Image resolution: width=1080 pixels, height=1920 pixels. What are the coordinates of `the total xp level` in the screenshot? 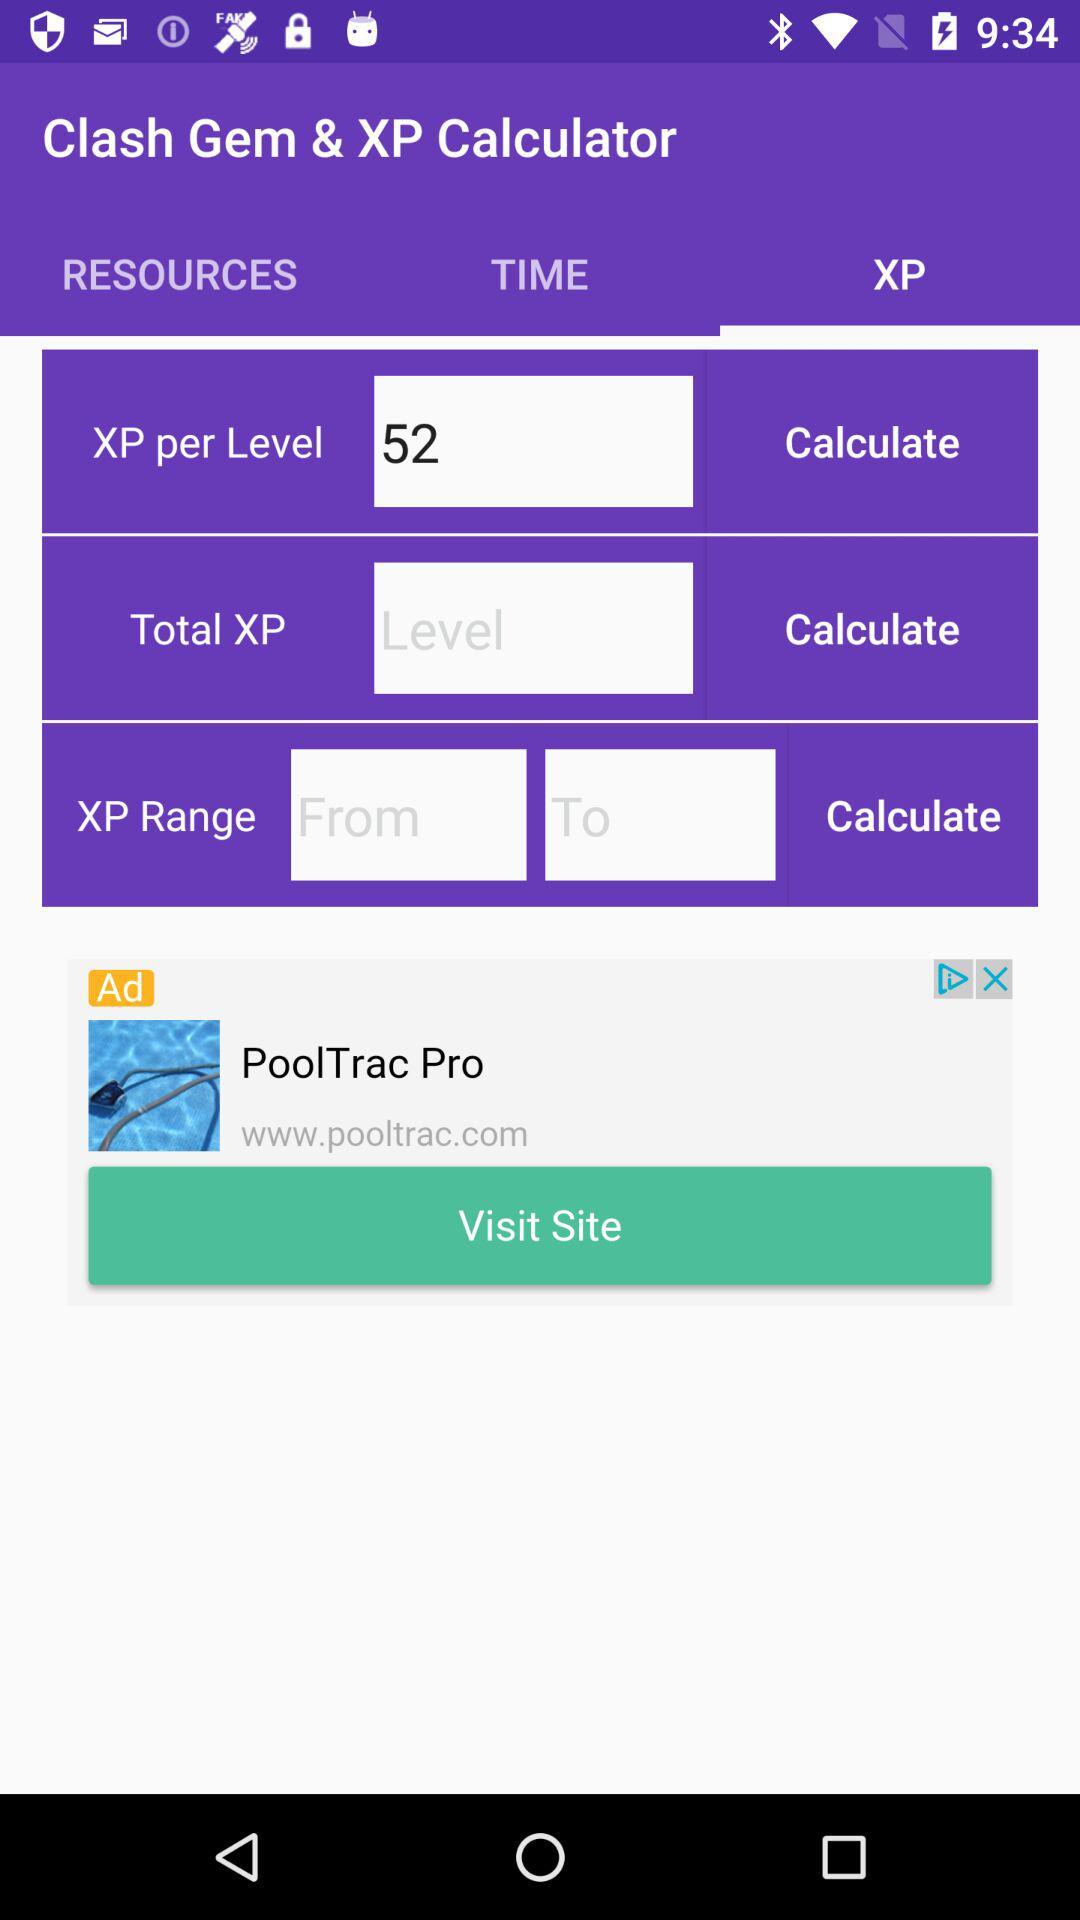 It's located at (532, 627).